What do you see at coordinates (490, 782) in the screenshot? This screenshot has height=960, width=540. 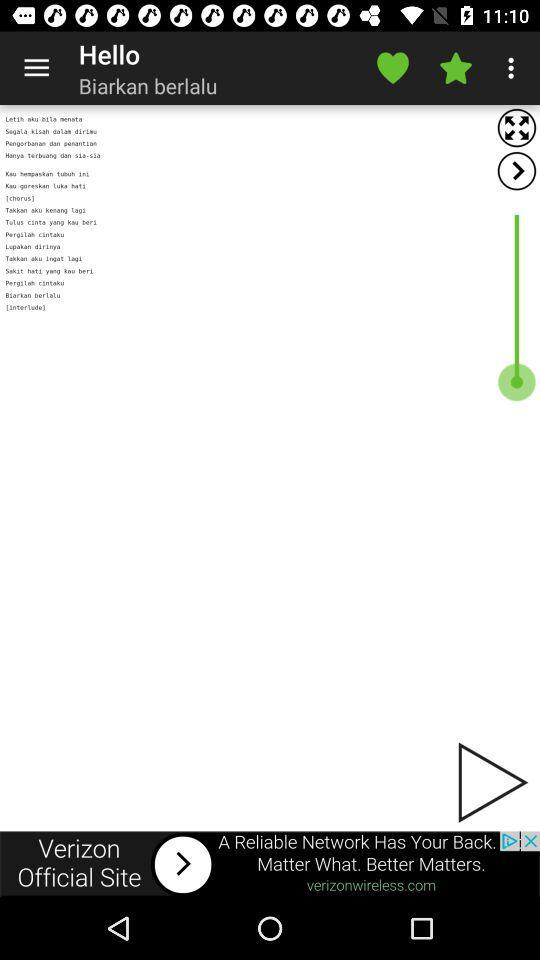 I see `the button will continue the page` at bounding box center [490, 782].